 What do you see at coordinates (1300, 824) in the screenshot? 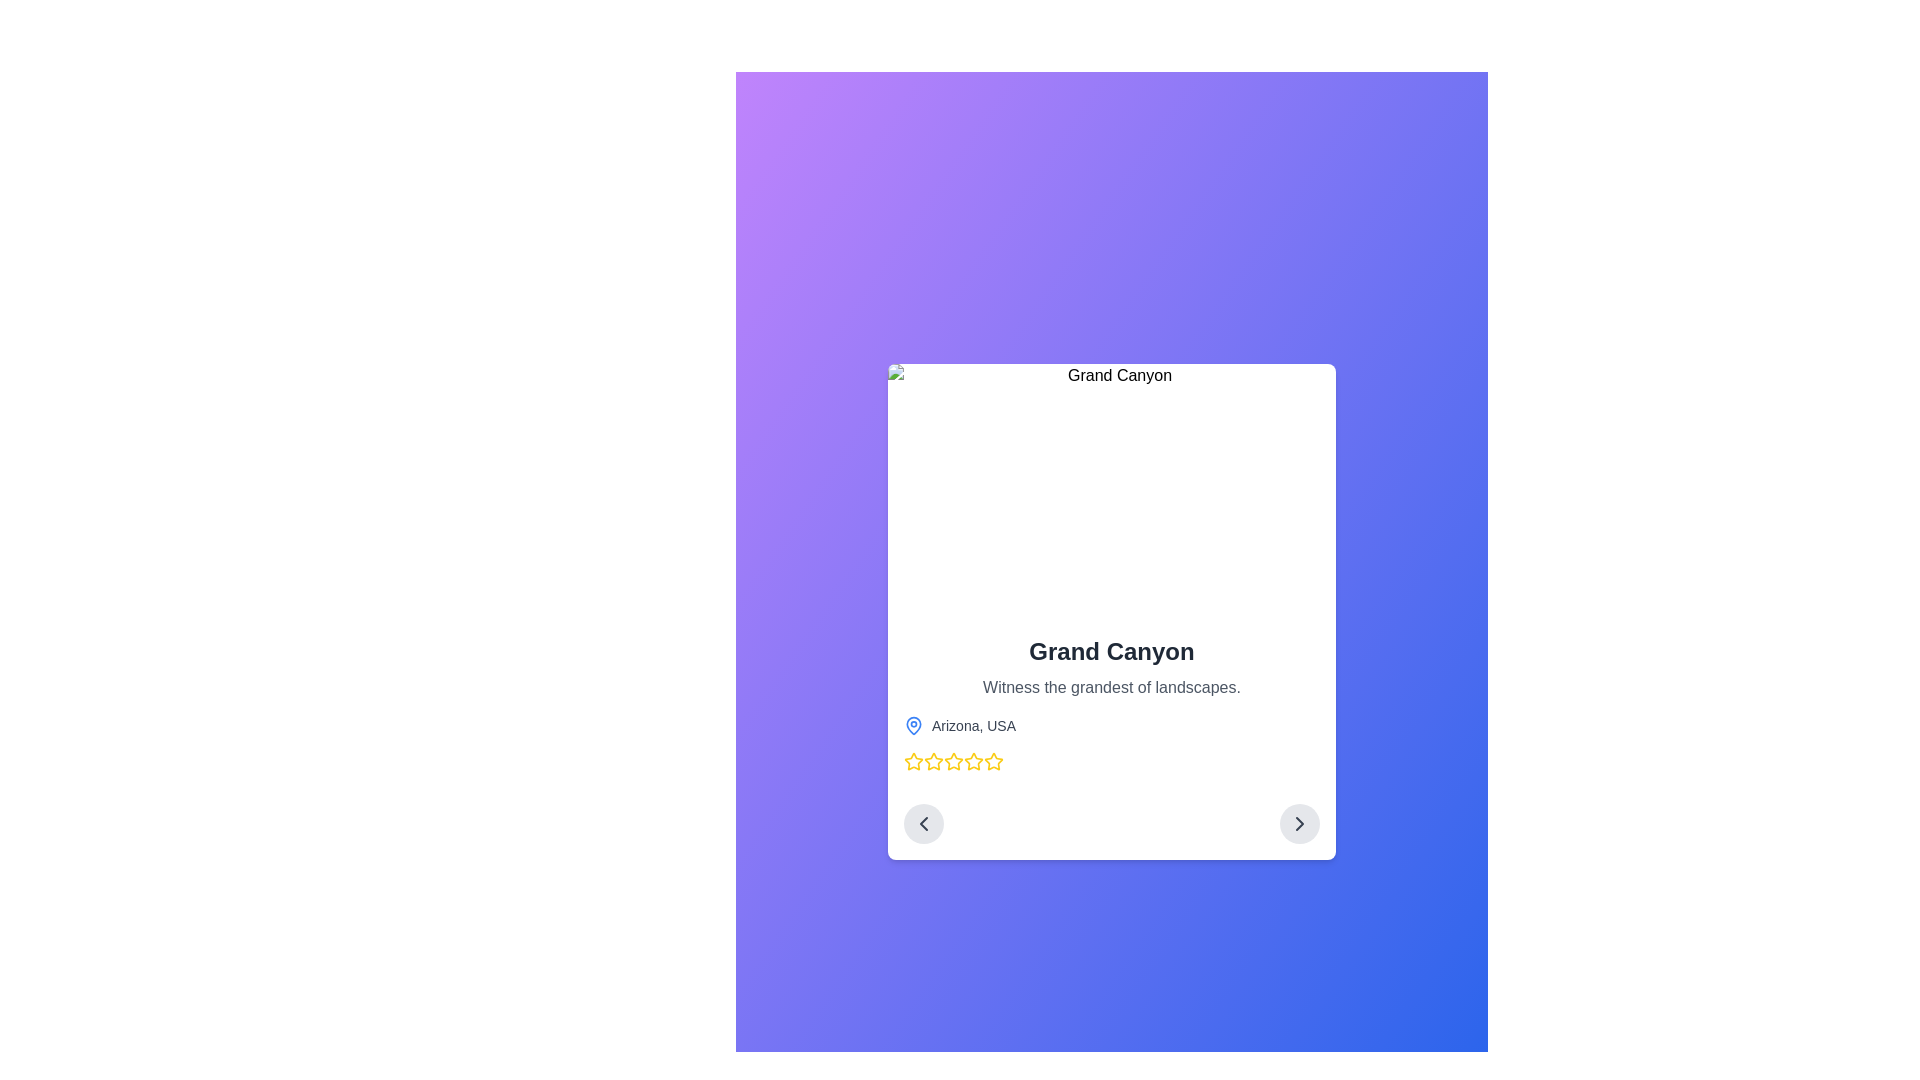
I see `the rightward-pointing chevron icon inside the circular button located at the bottom-right corner of the content card` at bounding box center [1300, 824].